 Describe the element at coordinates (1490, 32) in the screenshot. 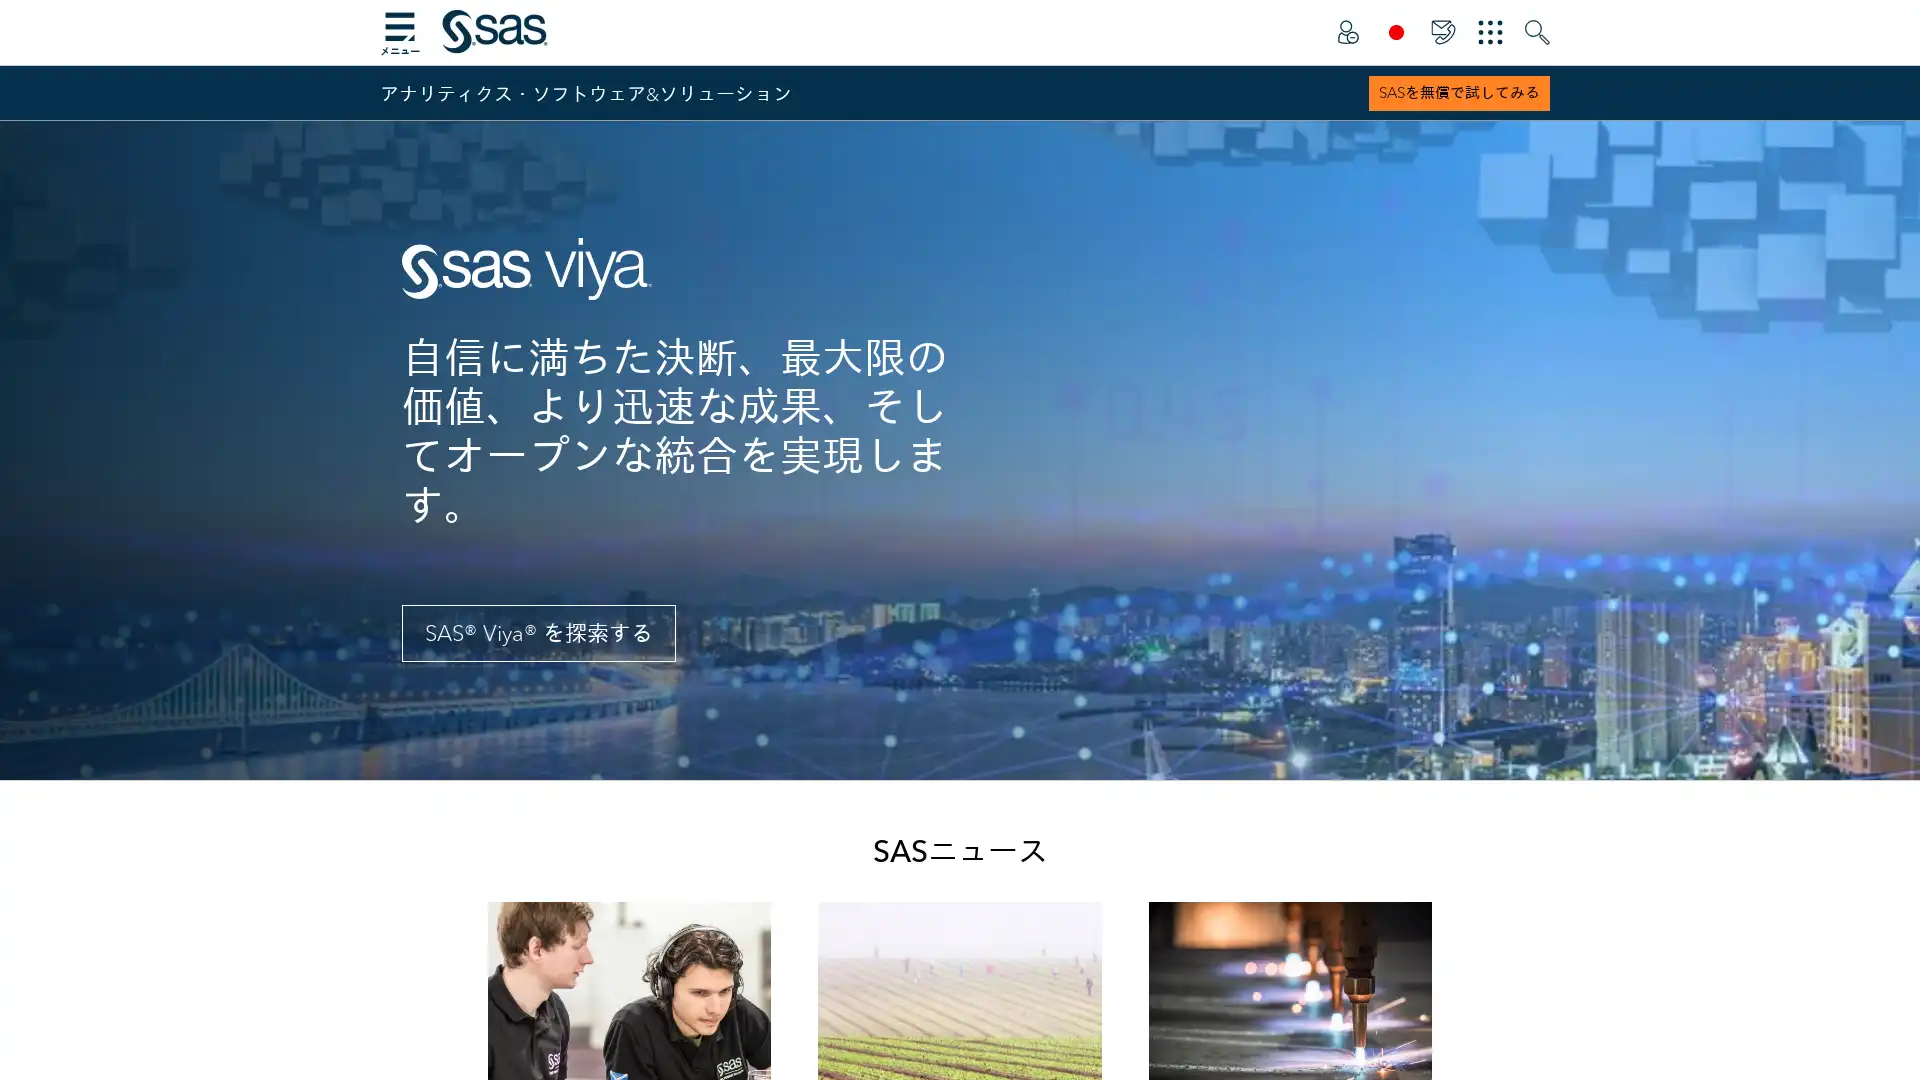

I see `SAS Sites` at that location.